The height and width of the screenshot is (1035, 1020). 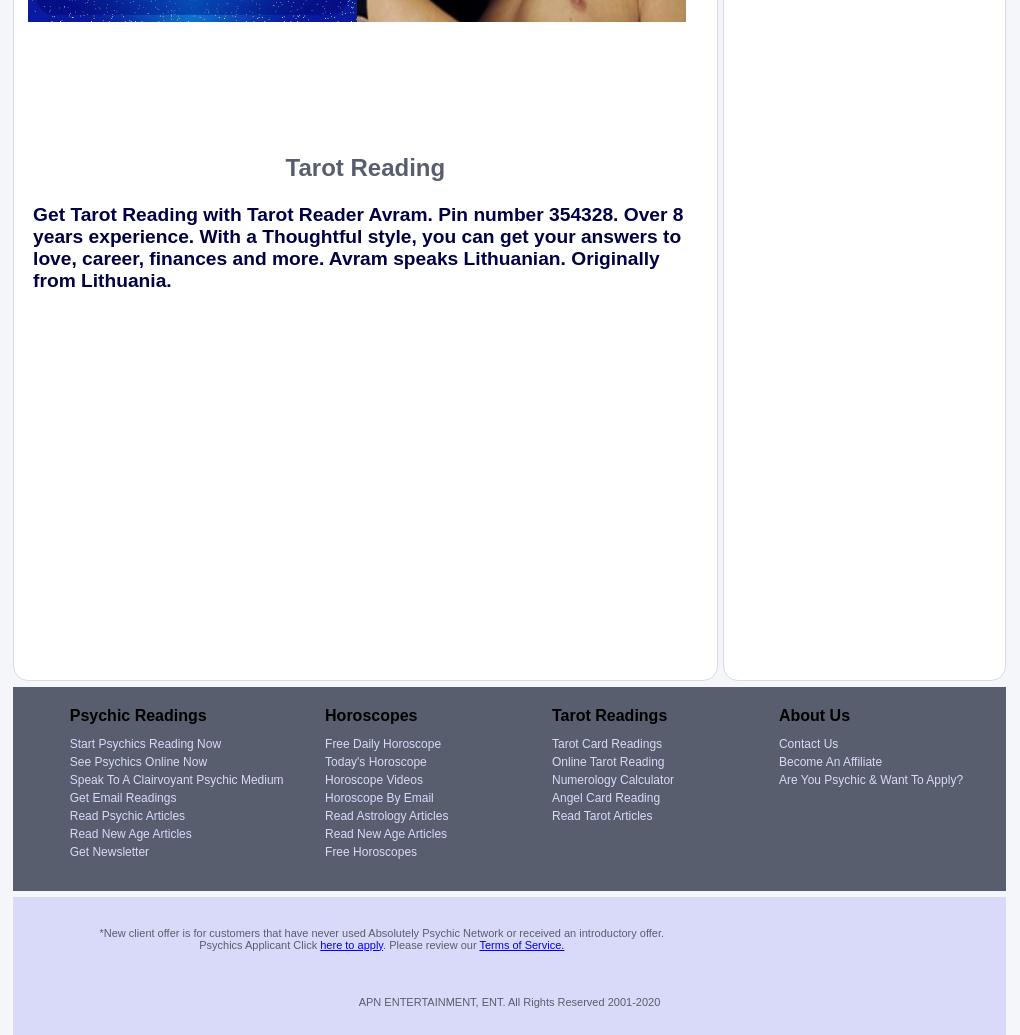 What do you see at coordinates (357, 1000) in the screenshot?
I see `'APN ENTERTAINMENT, ENT. All Rights Reserved 2001-2020'` at bounding box center [357, 1000].